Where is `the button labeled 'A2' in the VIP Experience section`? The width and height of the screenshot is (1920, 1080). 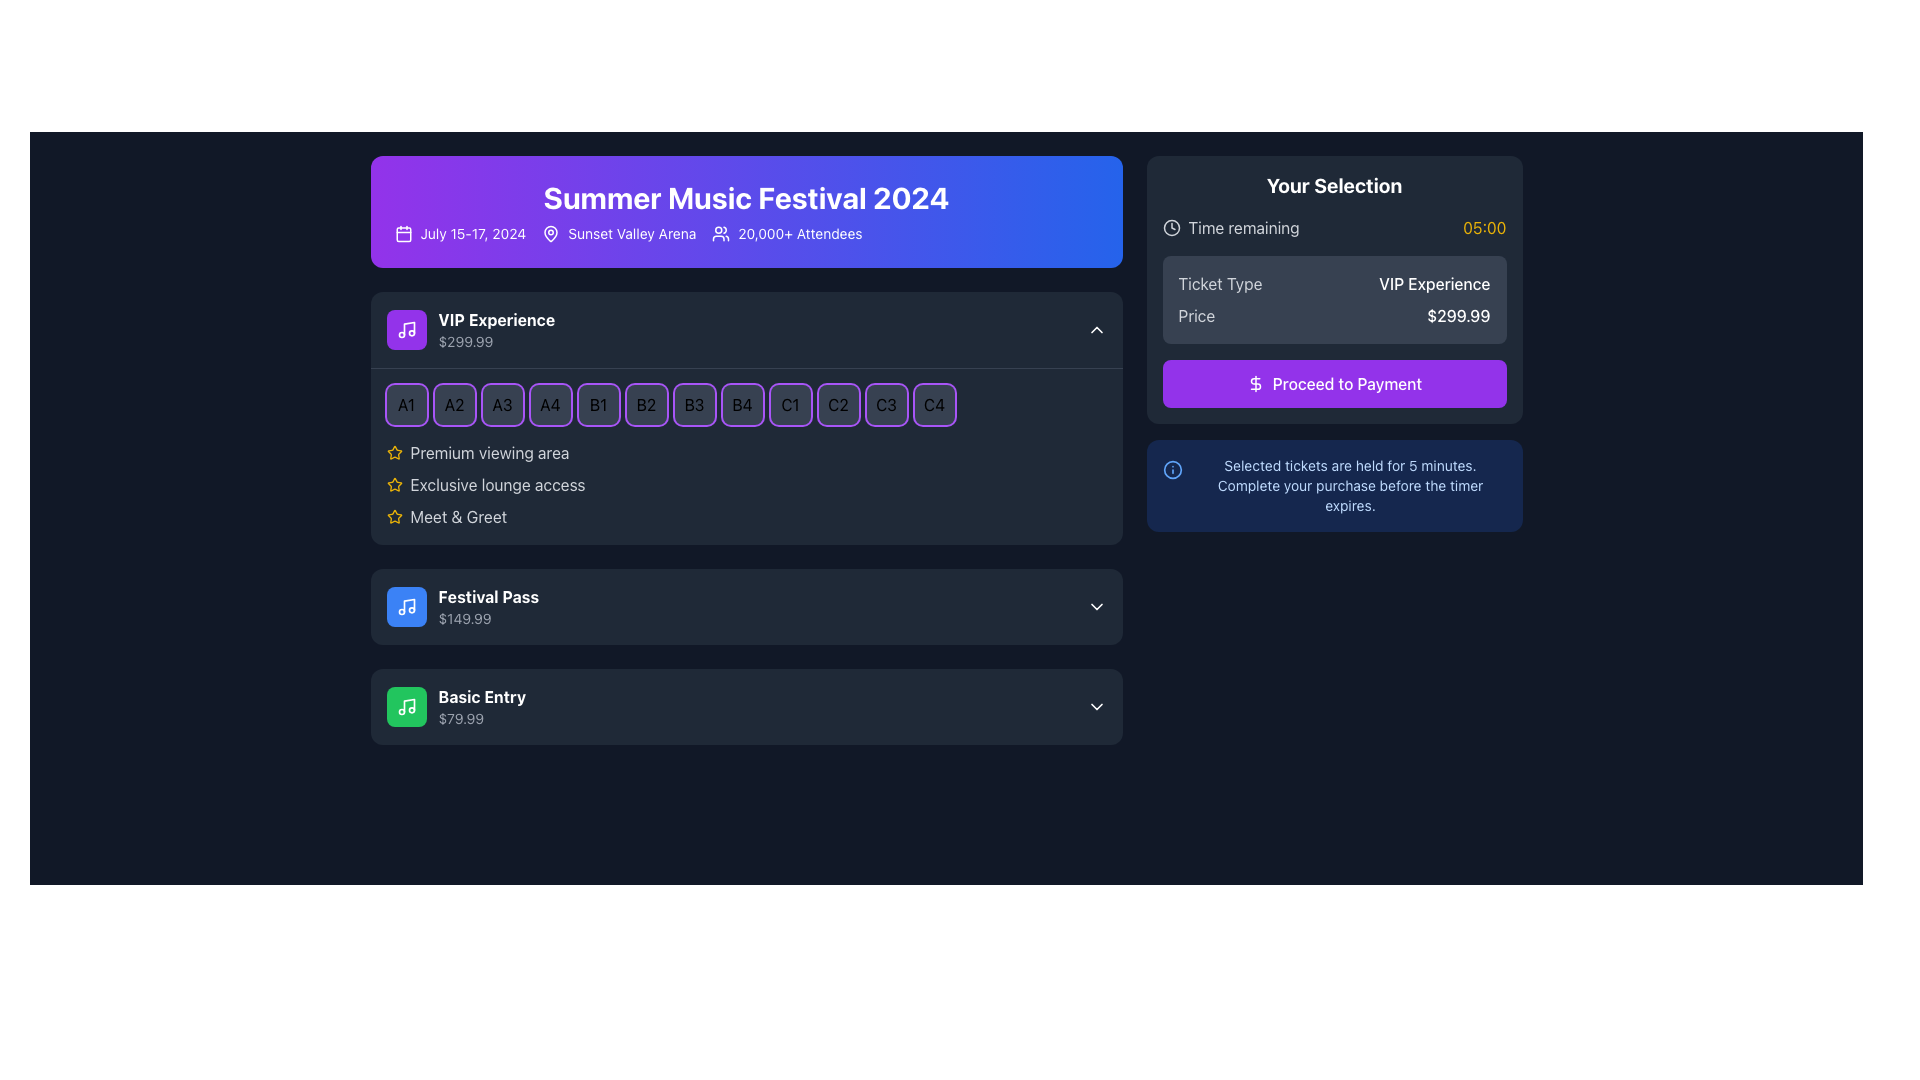 the button labeled 'A2' in the VIP Experience section is located at coordinates (453, 405).